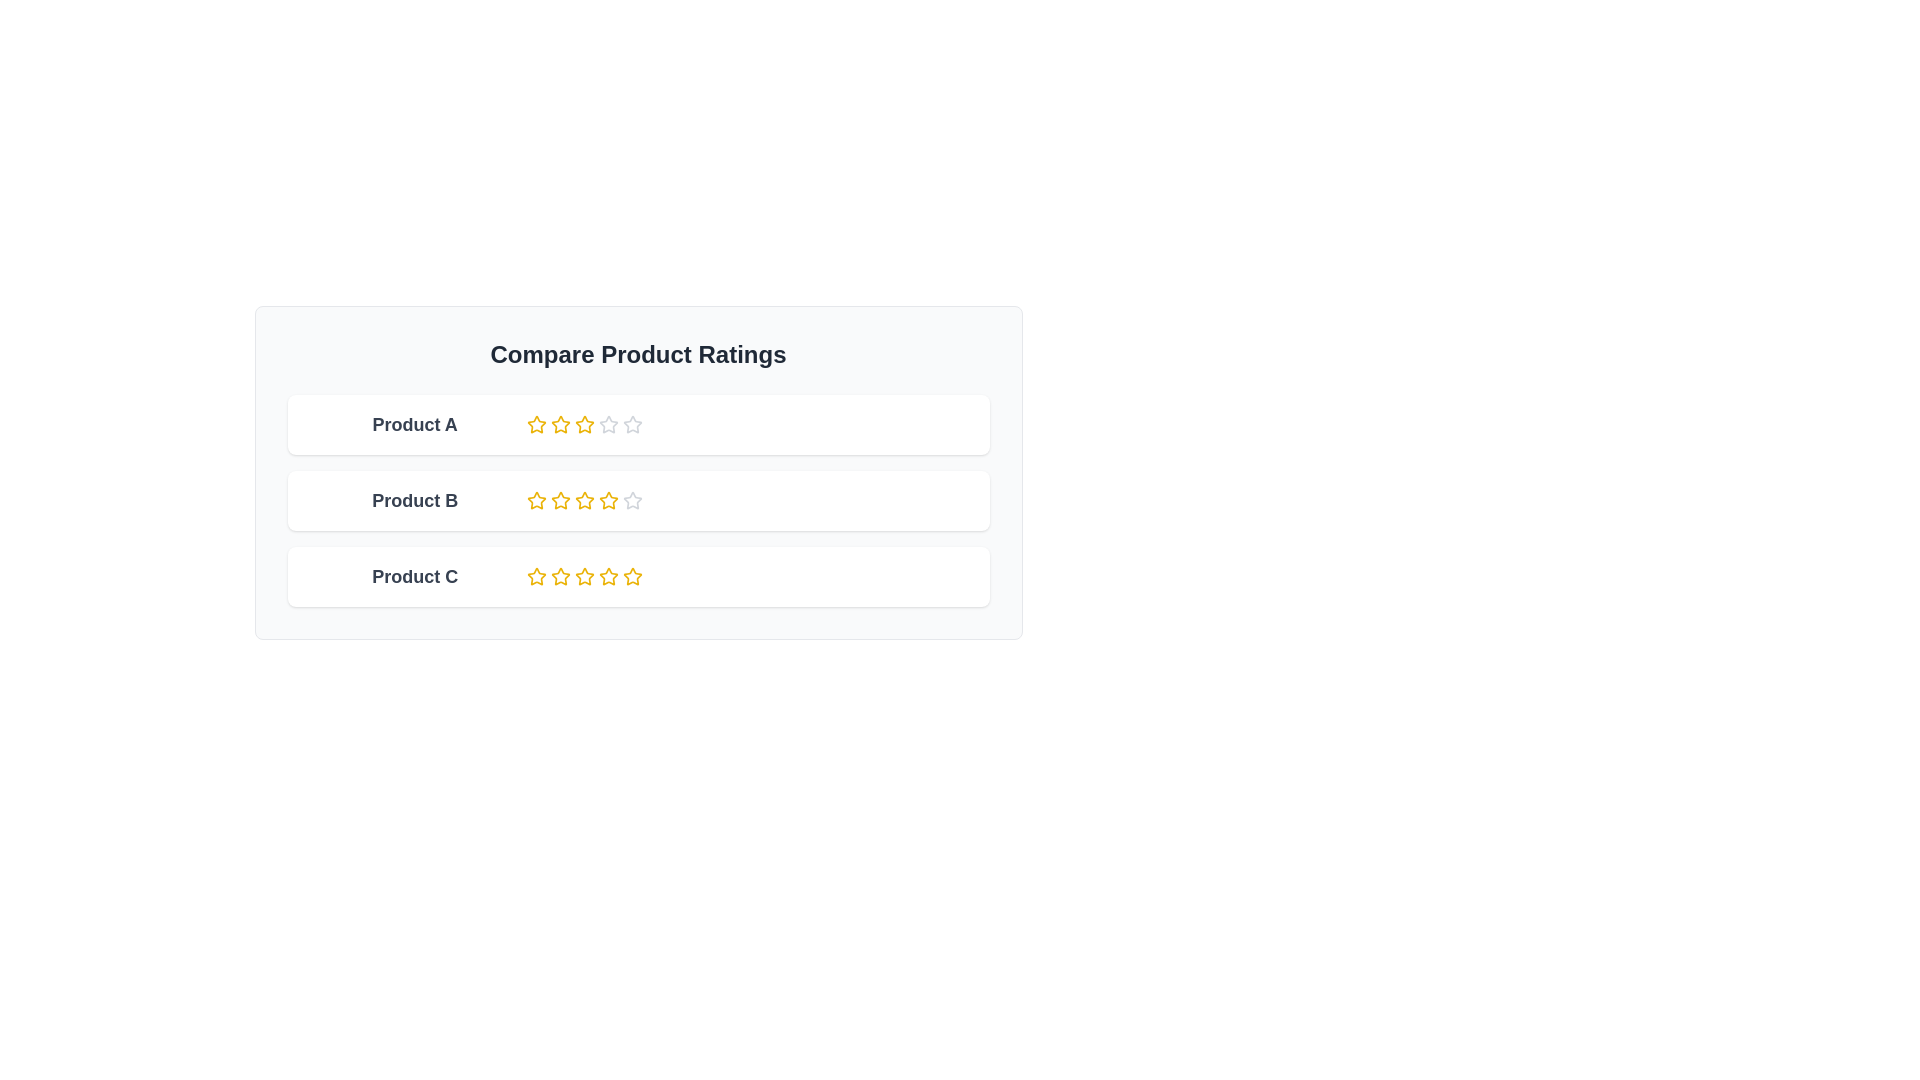 Image resolution: width=1920 pixels, height=1080 pixels. Describe the element at coordinates (536, 423) in the screenshot. I see `the yellow star-shaped rating icon located in the first row under 'Product A', specifically the second star in the five-star rating section` at that location.